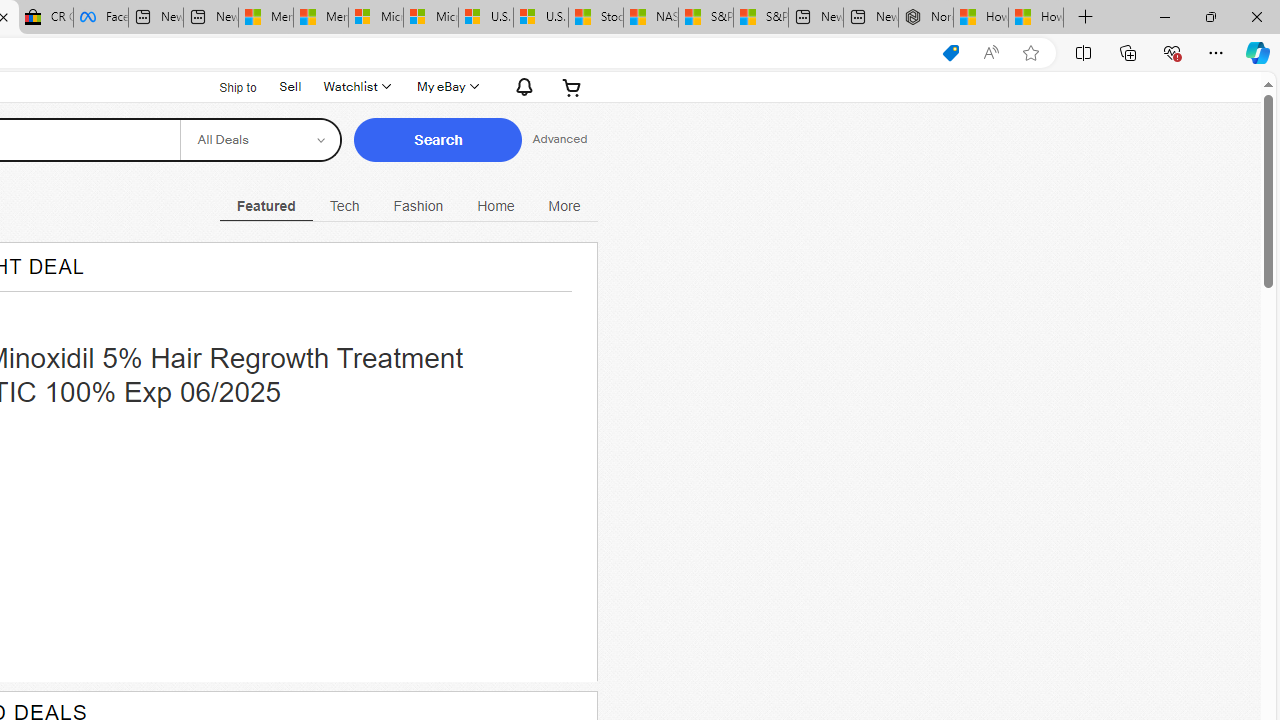  Describe the element at coordinates (1128, 51) in the screenshot. I see `'Collections'` at that location.